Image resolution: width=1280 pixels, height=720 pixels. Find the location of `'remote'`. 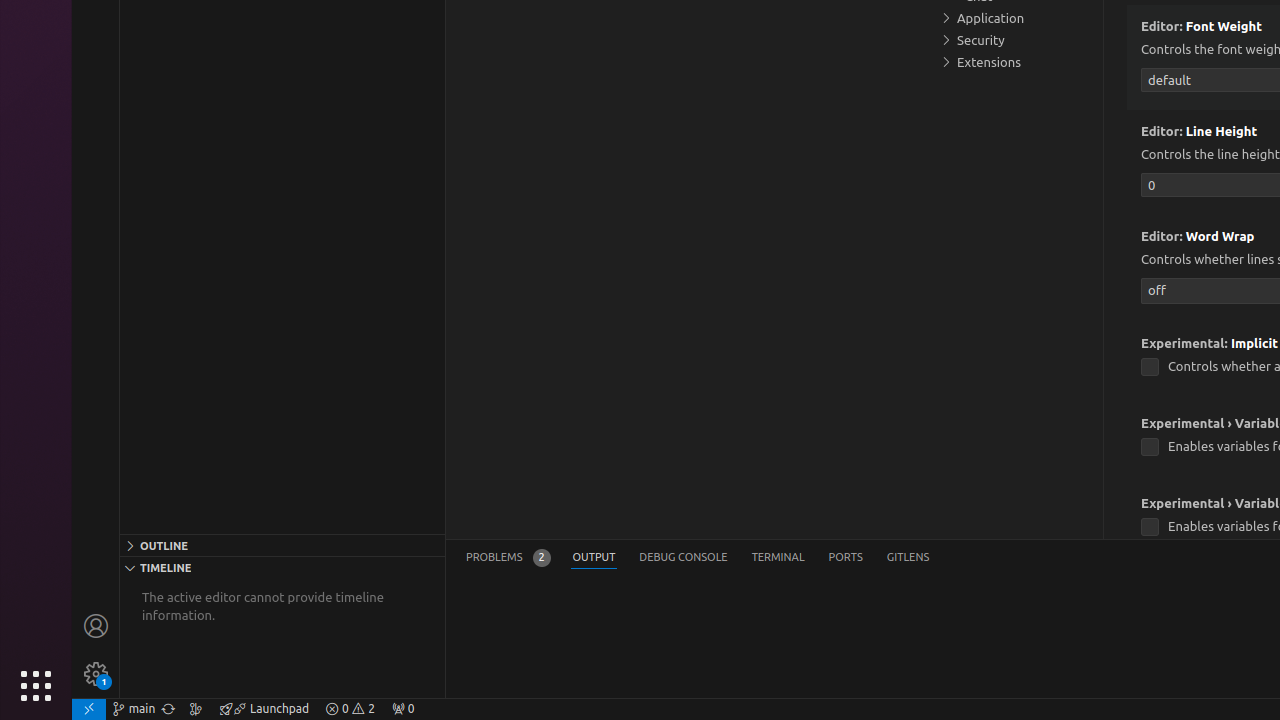

'remote' is located at coordinates (87, 707).